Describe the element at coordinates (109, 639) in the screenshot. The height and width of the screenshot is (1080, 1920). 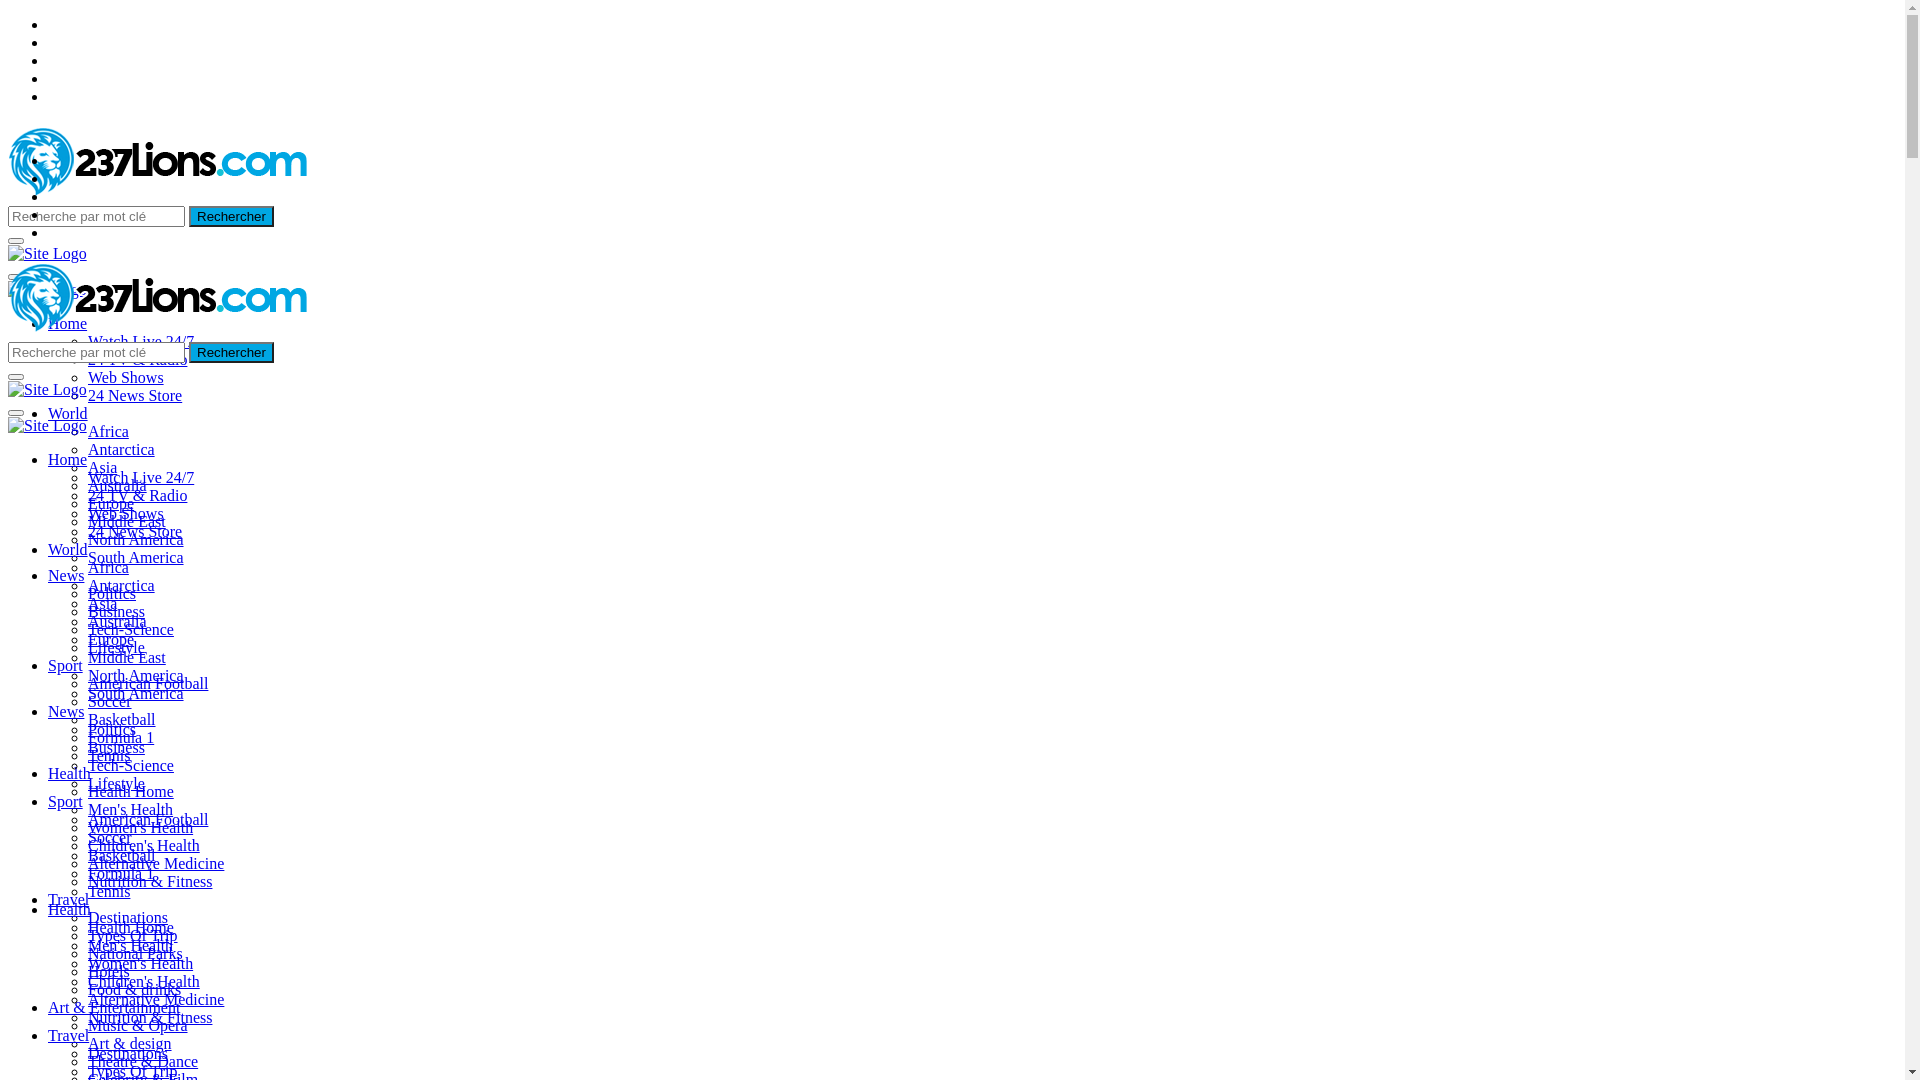
I see `'Europe'` at that location.